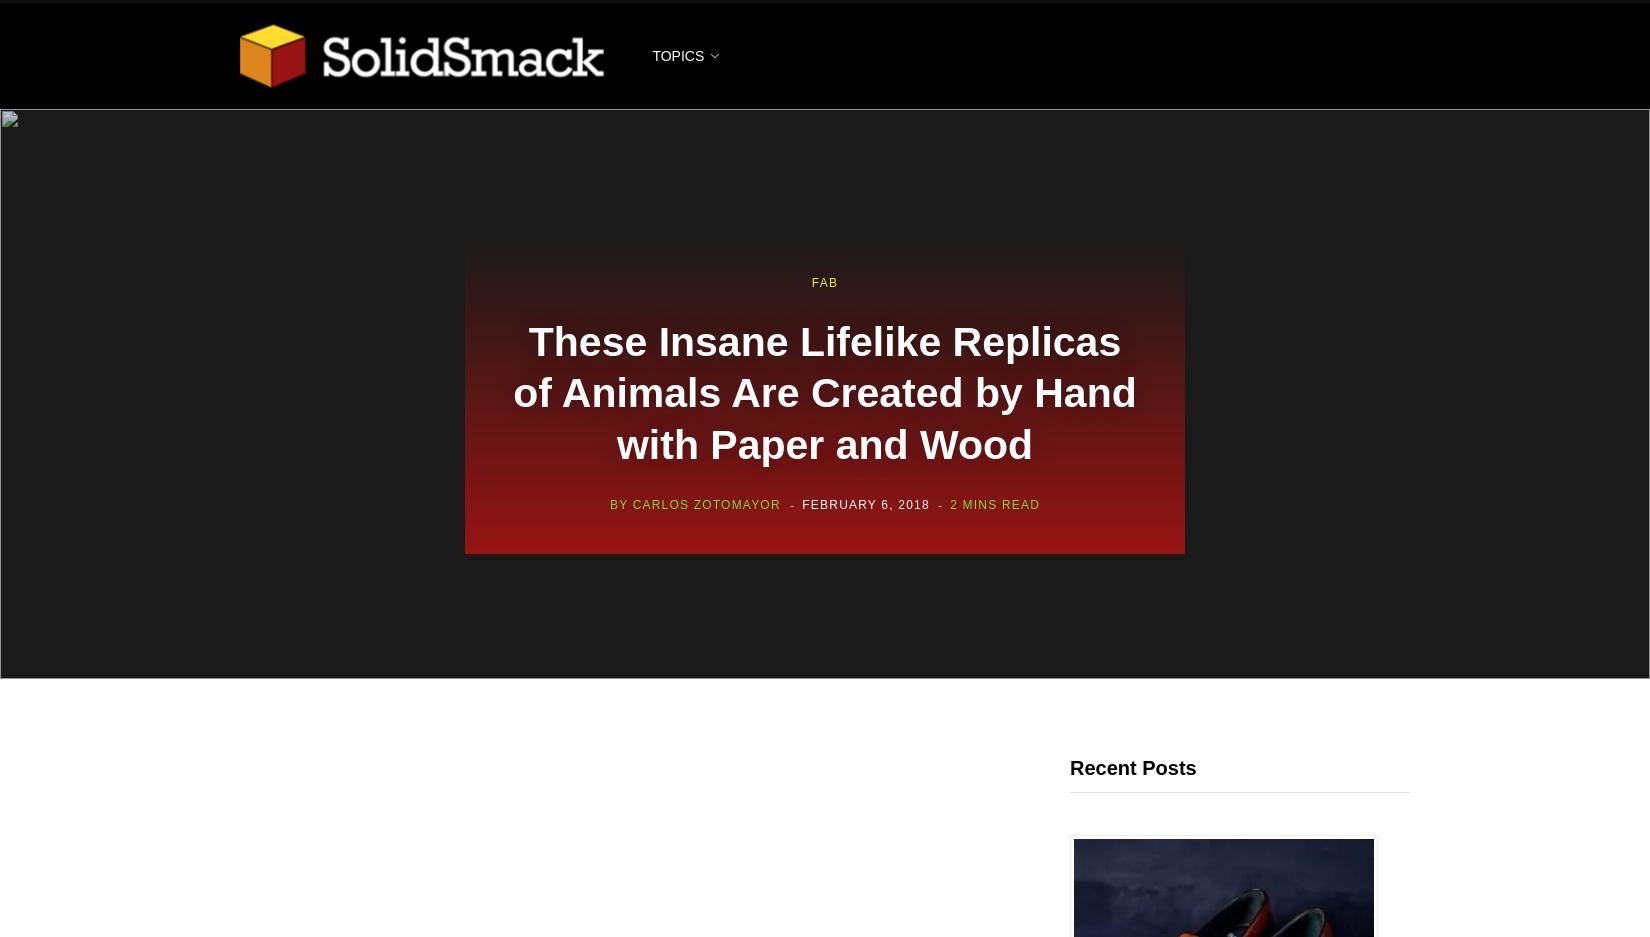  I want to click on 'COOL TOOLS', so click(678, 349).